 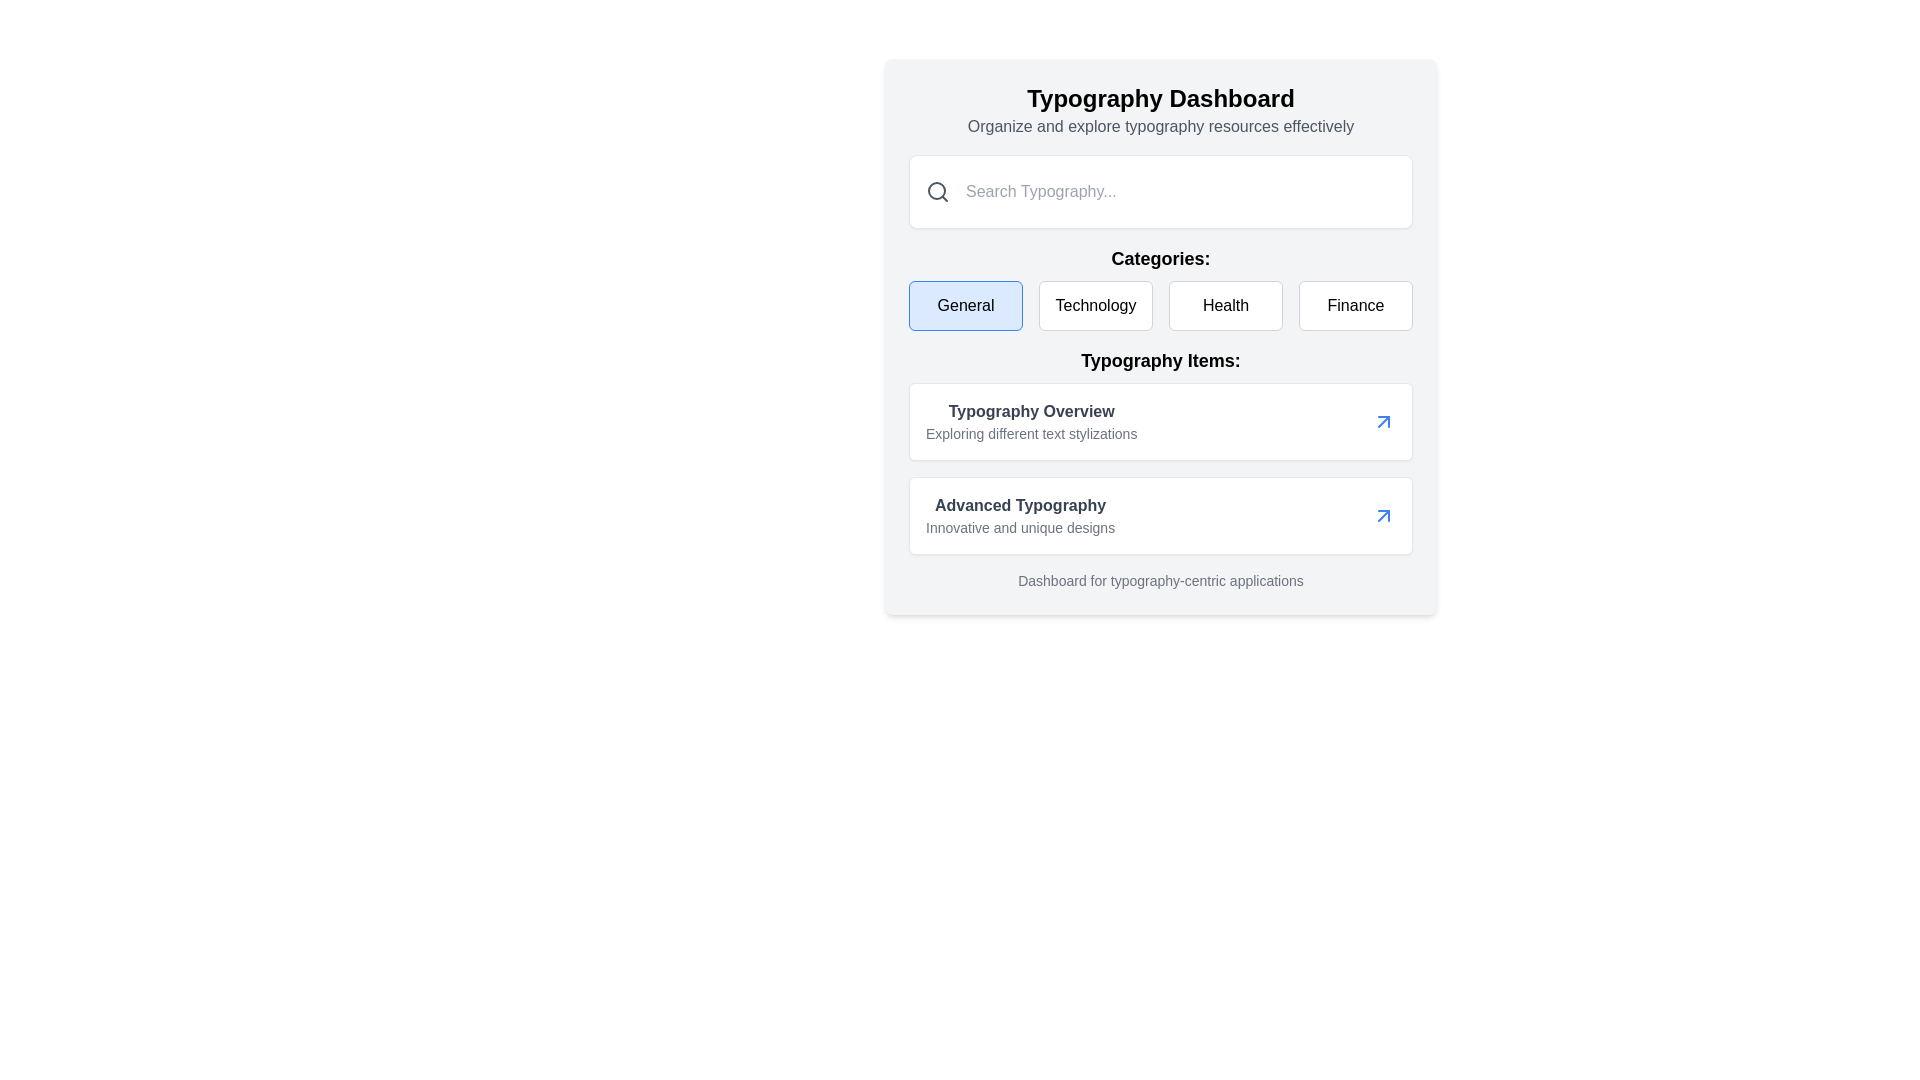 What do you see at coordinates (1020, 527) in the screenshot?
I see `the descriptive subtitle text label located below 'Advanced Typography,' which provides additional information about its content` at bounding box center [1020, 527].